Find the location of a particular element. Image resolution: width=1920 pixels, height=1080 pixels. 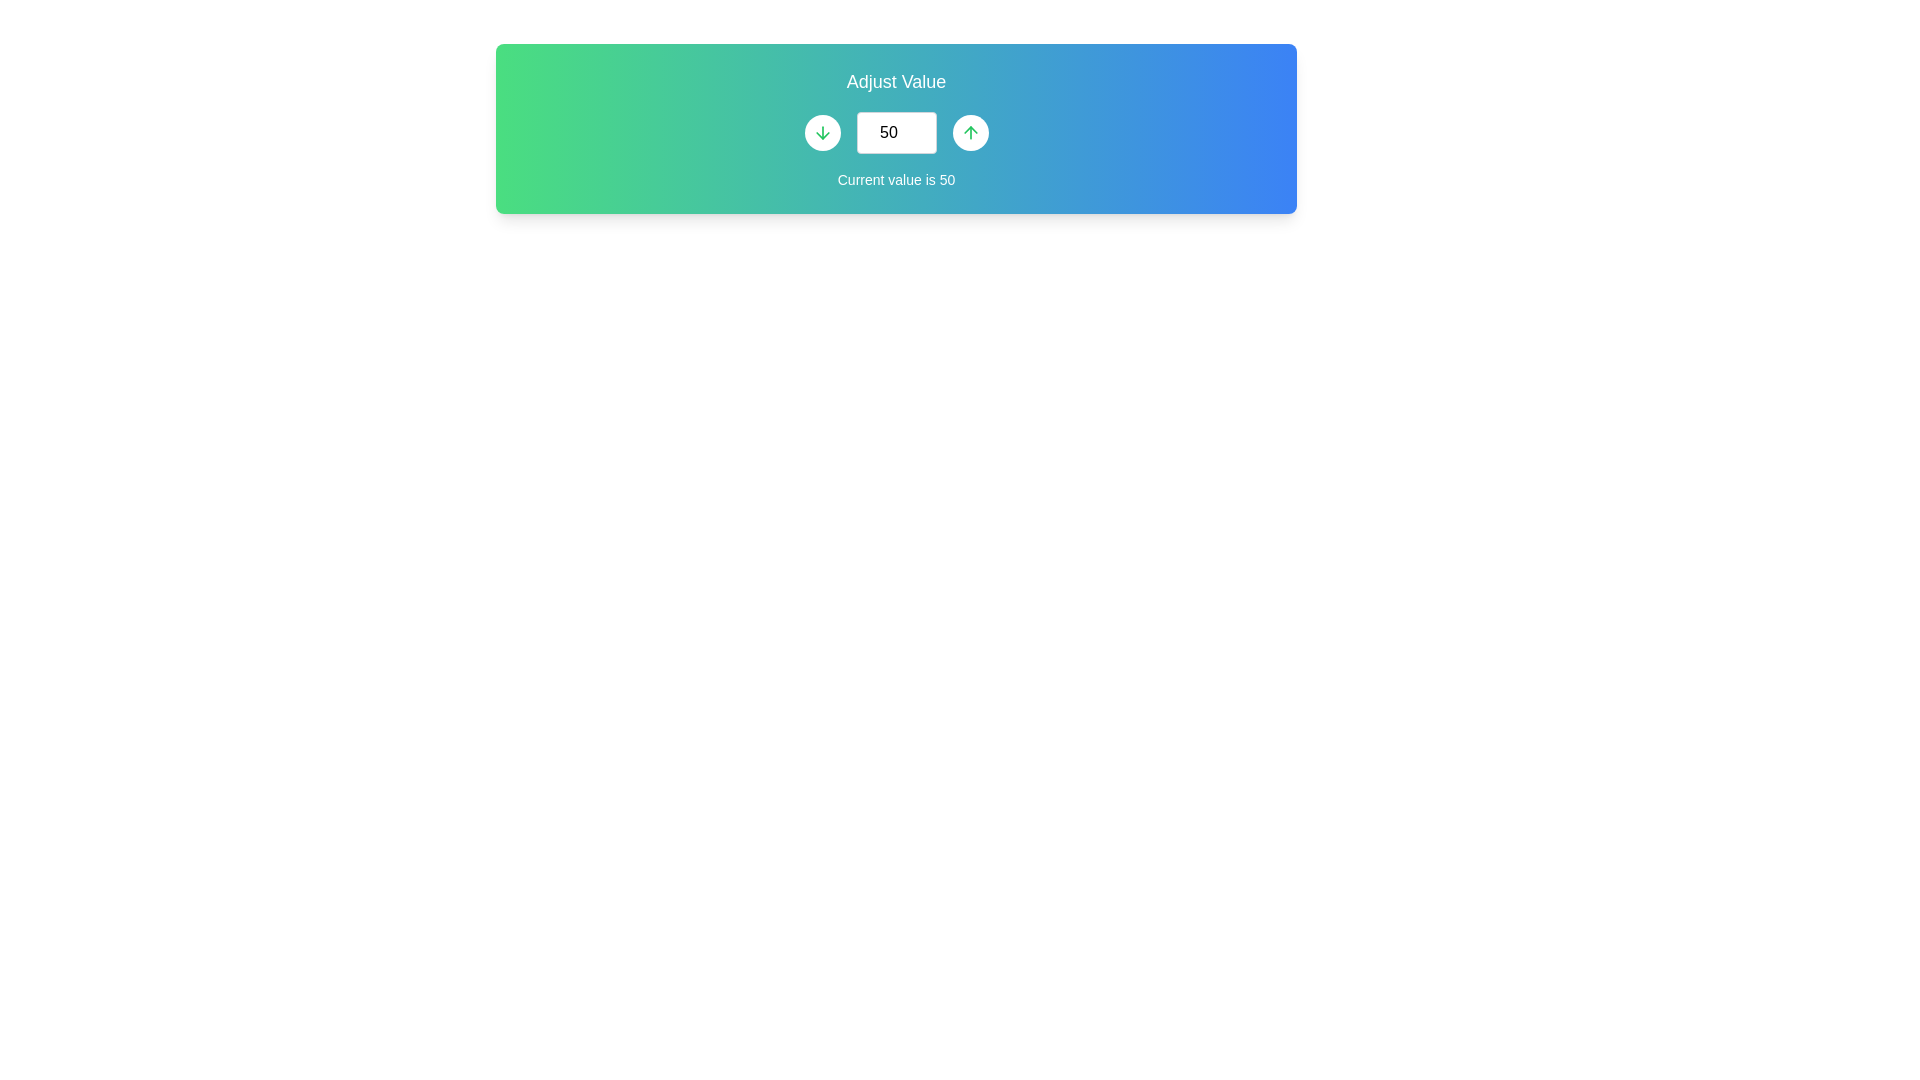

the increment button located to the right of the numeric input box, below the 'Adjust Value' text, to increase the displayed value is located at coordinates (970, 132).